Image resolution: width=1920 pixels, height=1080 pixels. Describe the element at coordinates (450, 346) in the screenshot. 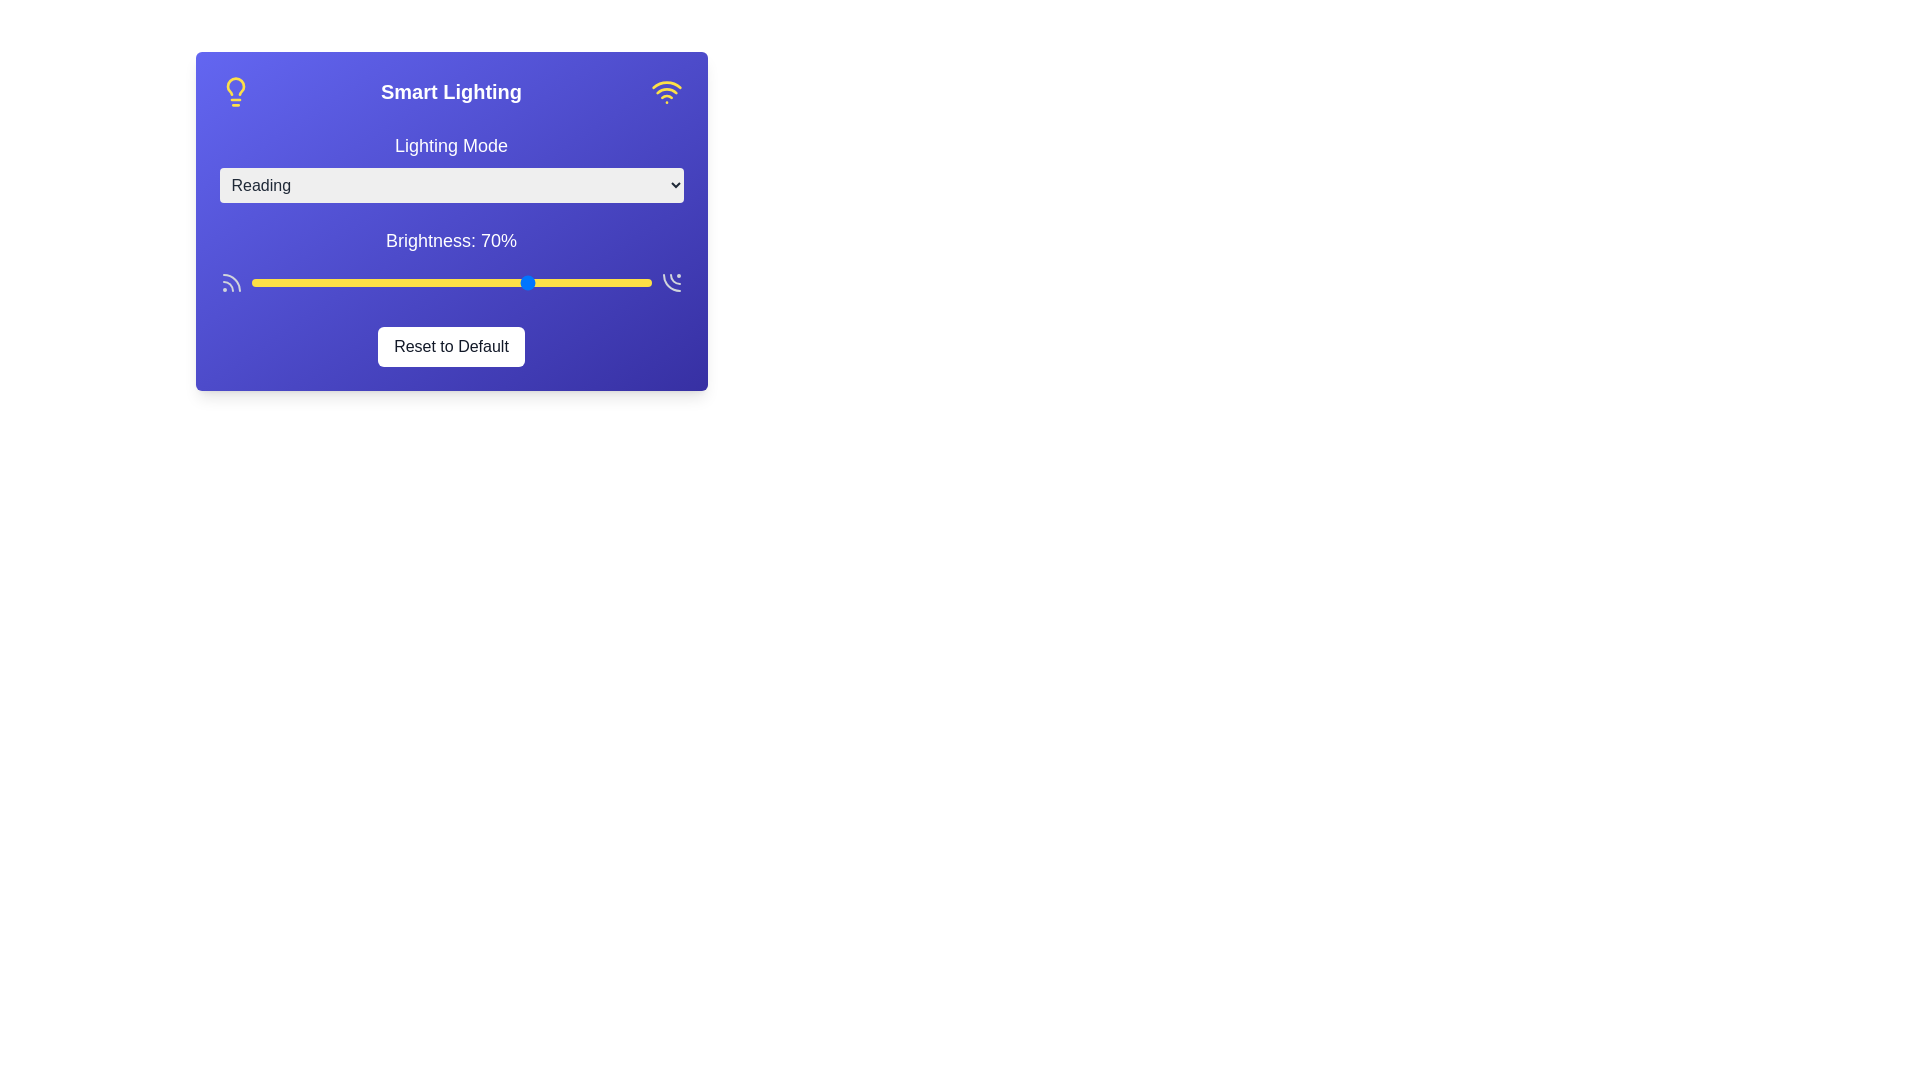

I see `'Reset to Default' button to reset the settings` at that location.